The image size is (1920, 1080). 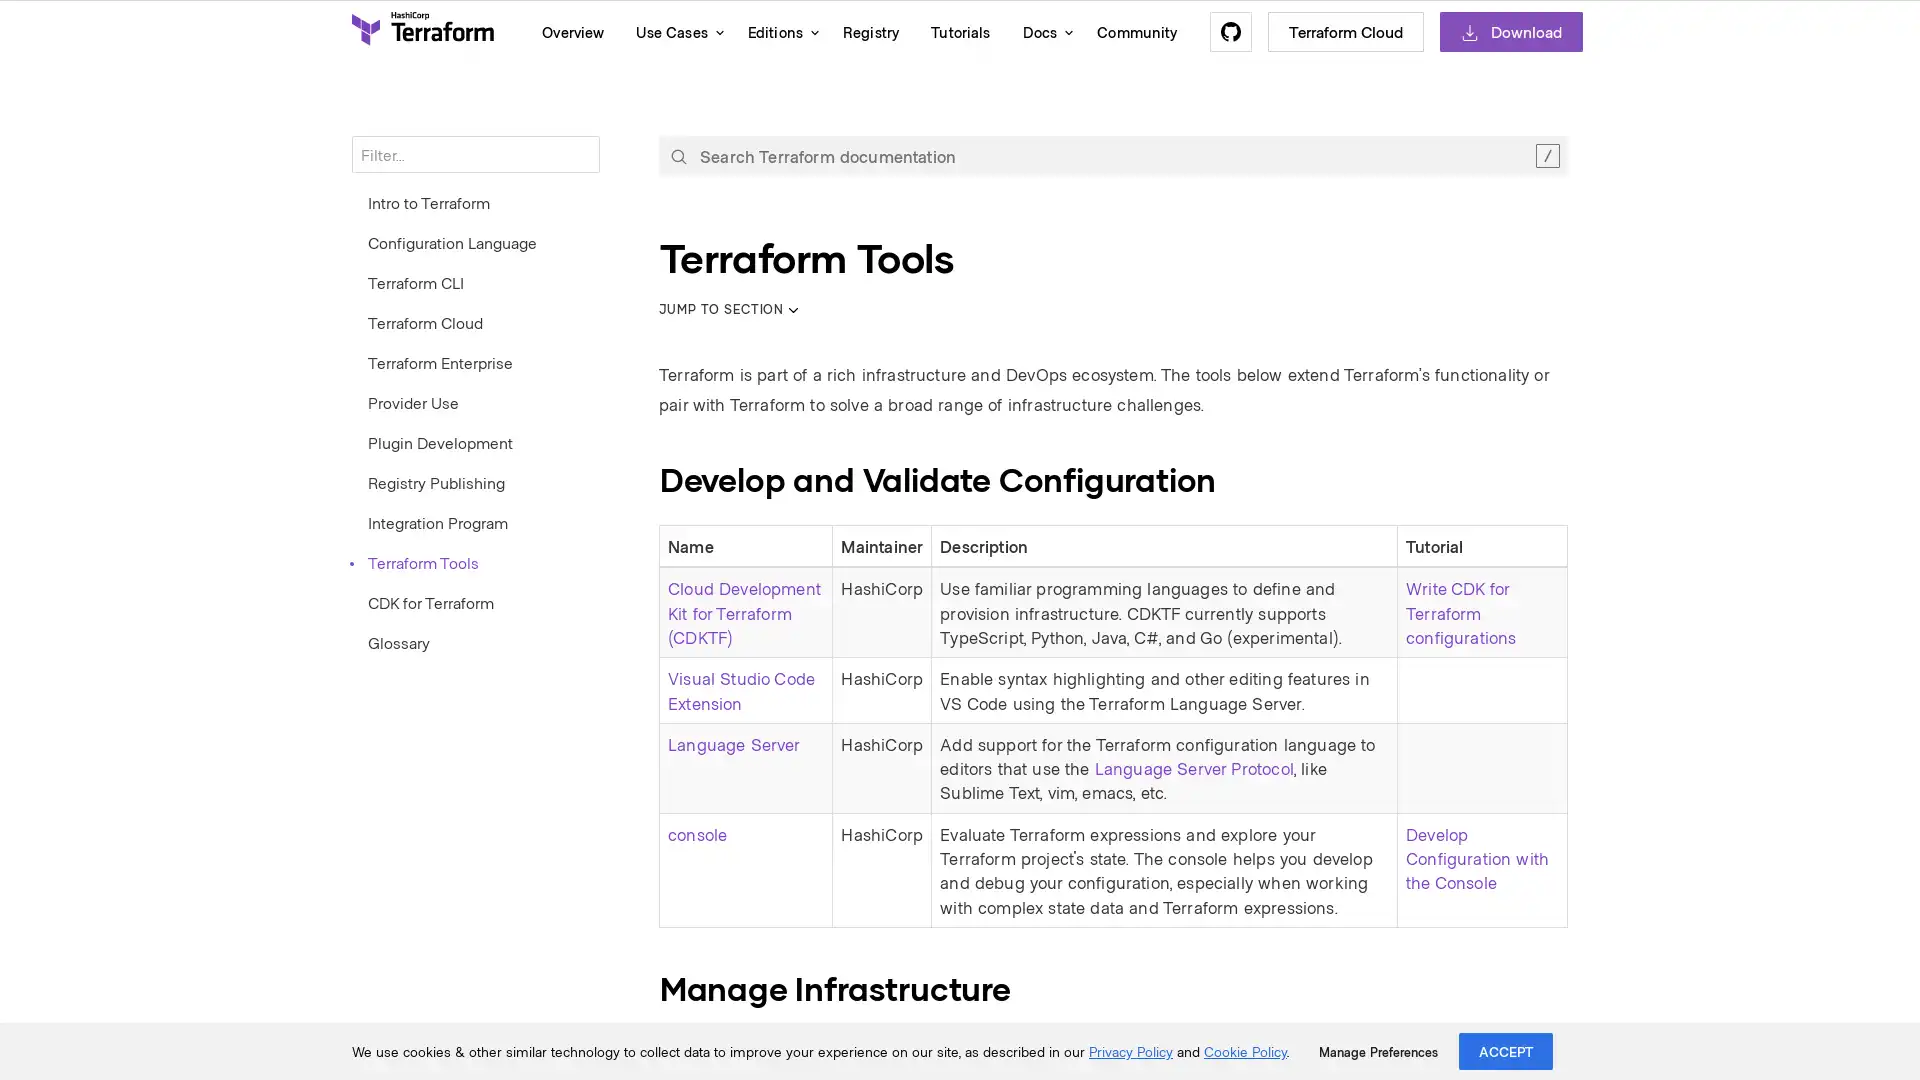 I want to click on Submit your search query., so click(x=678, y=154).